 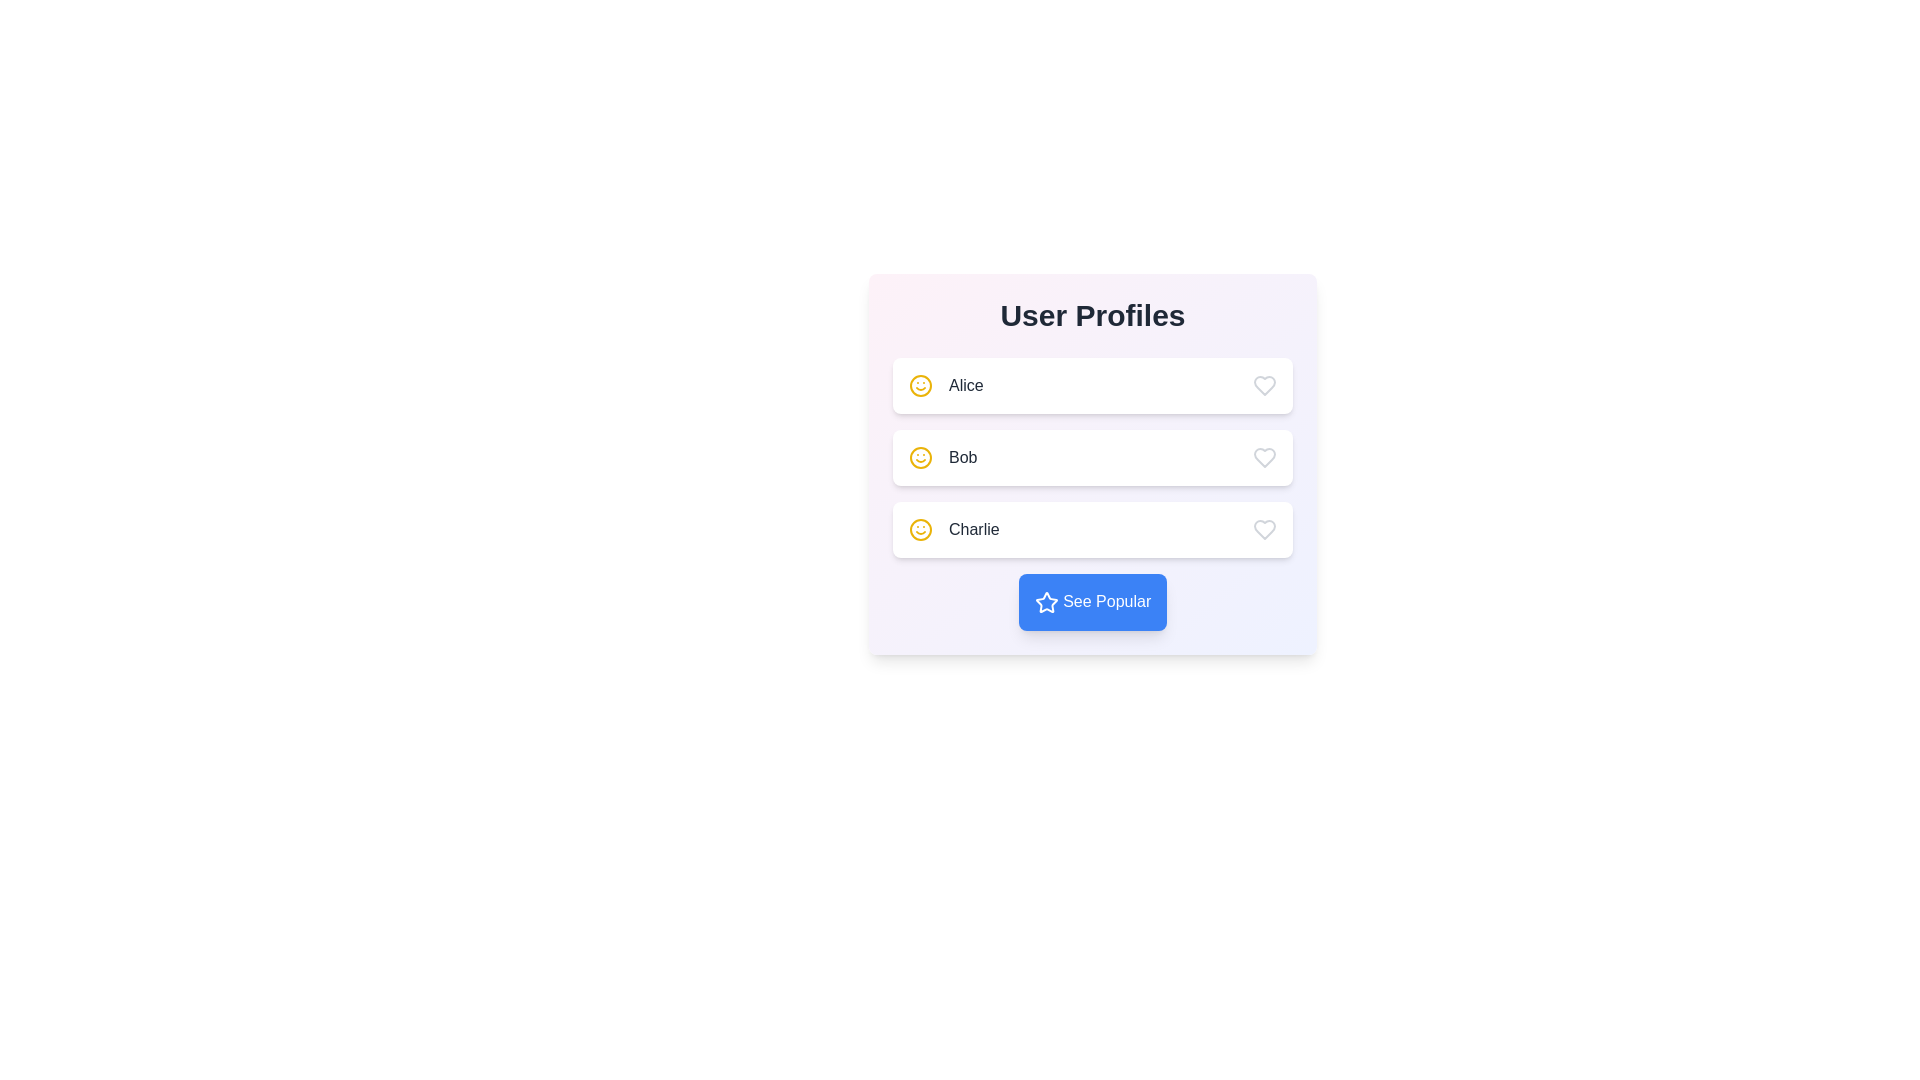 What do you see at coordinates (1092, 600) in the screenshot?
I see `the blue button labeled 'See Popular' with a star icon, located at the bottom of the user profiles card below the 'Charlie' profile` at bounding box center [1092, 600].